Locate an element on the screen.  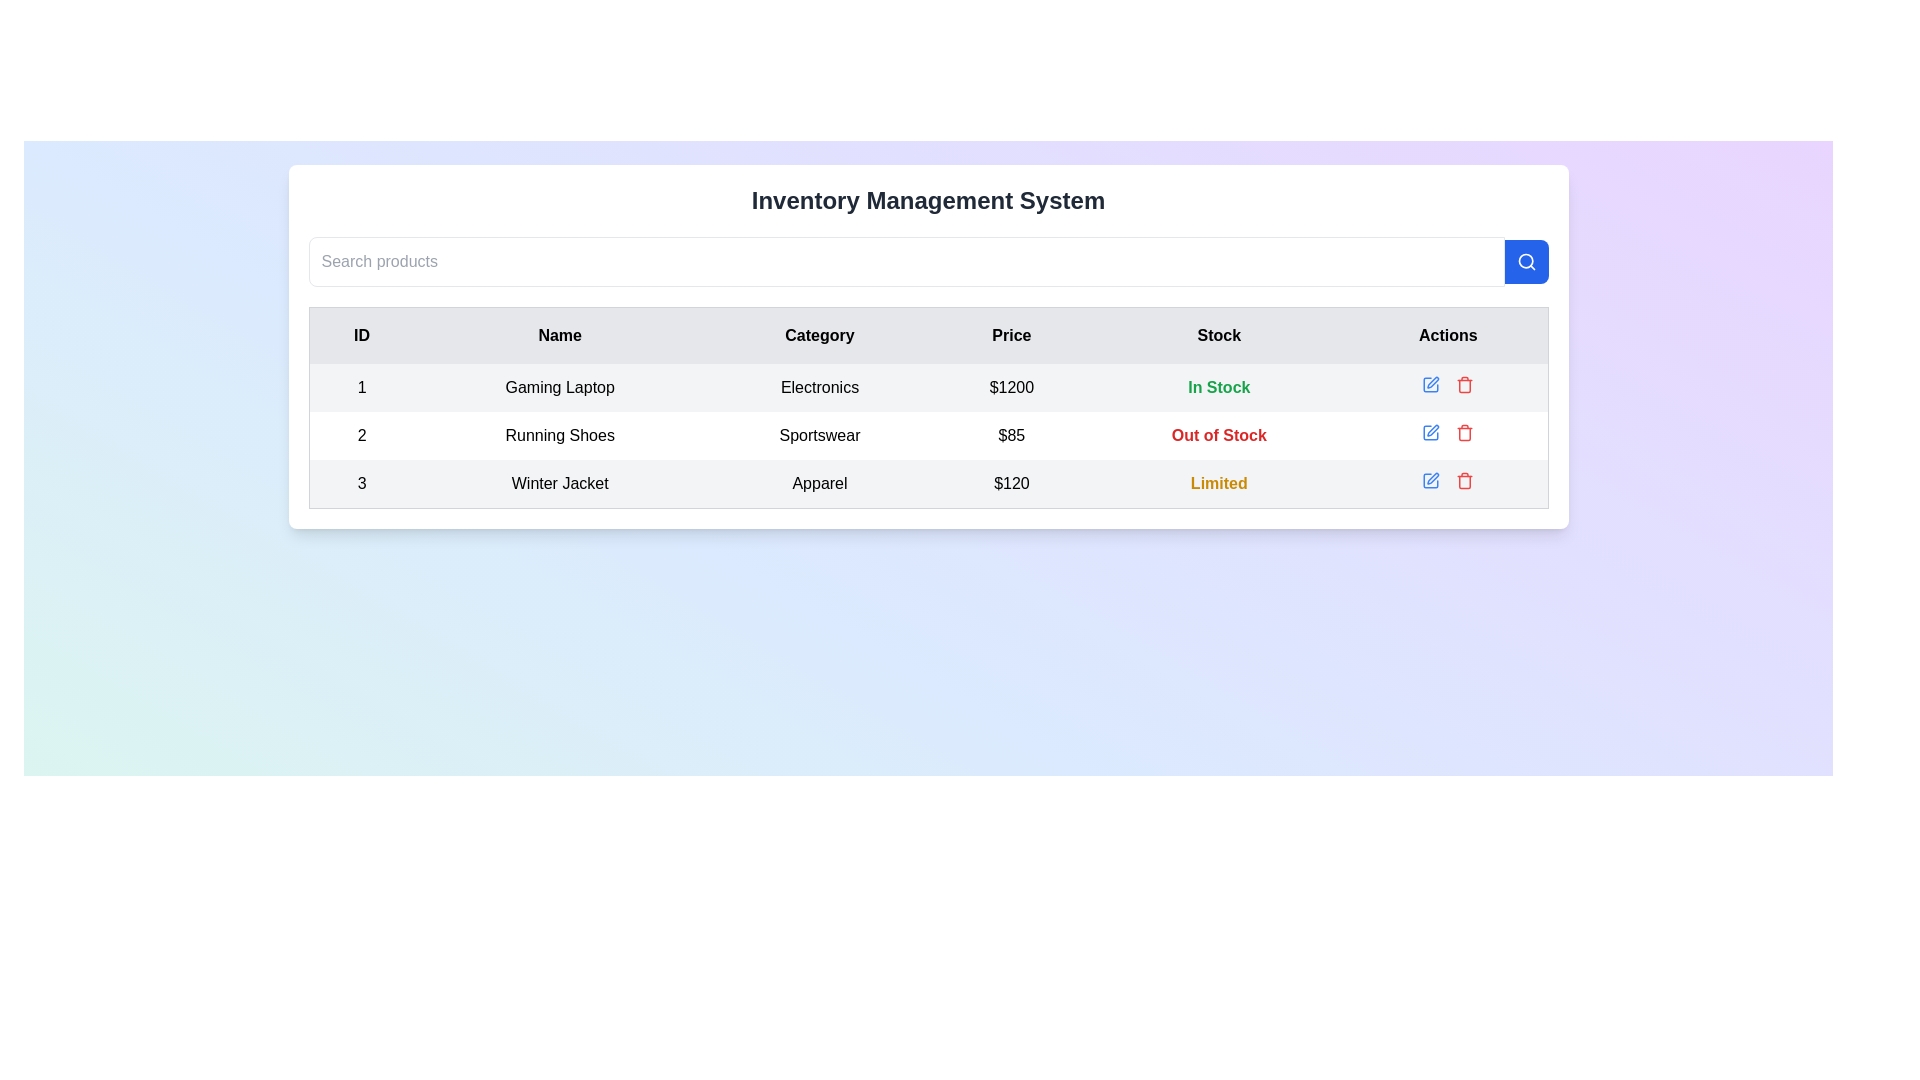
the edit button located in the 'Actions' column of the third row of the table is located at coordinates (1430, 481).